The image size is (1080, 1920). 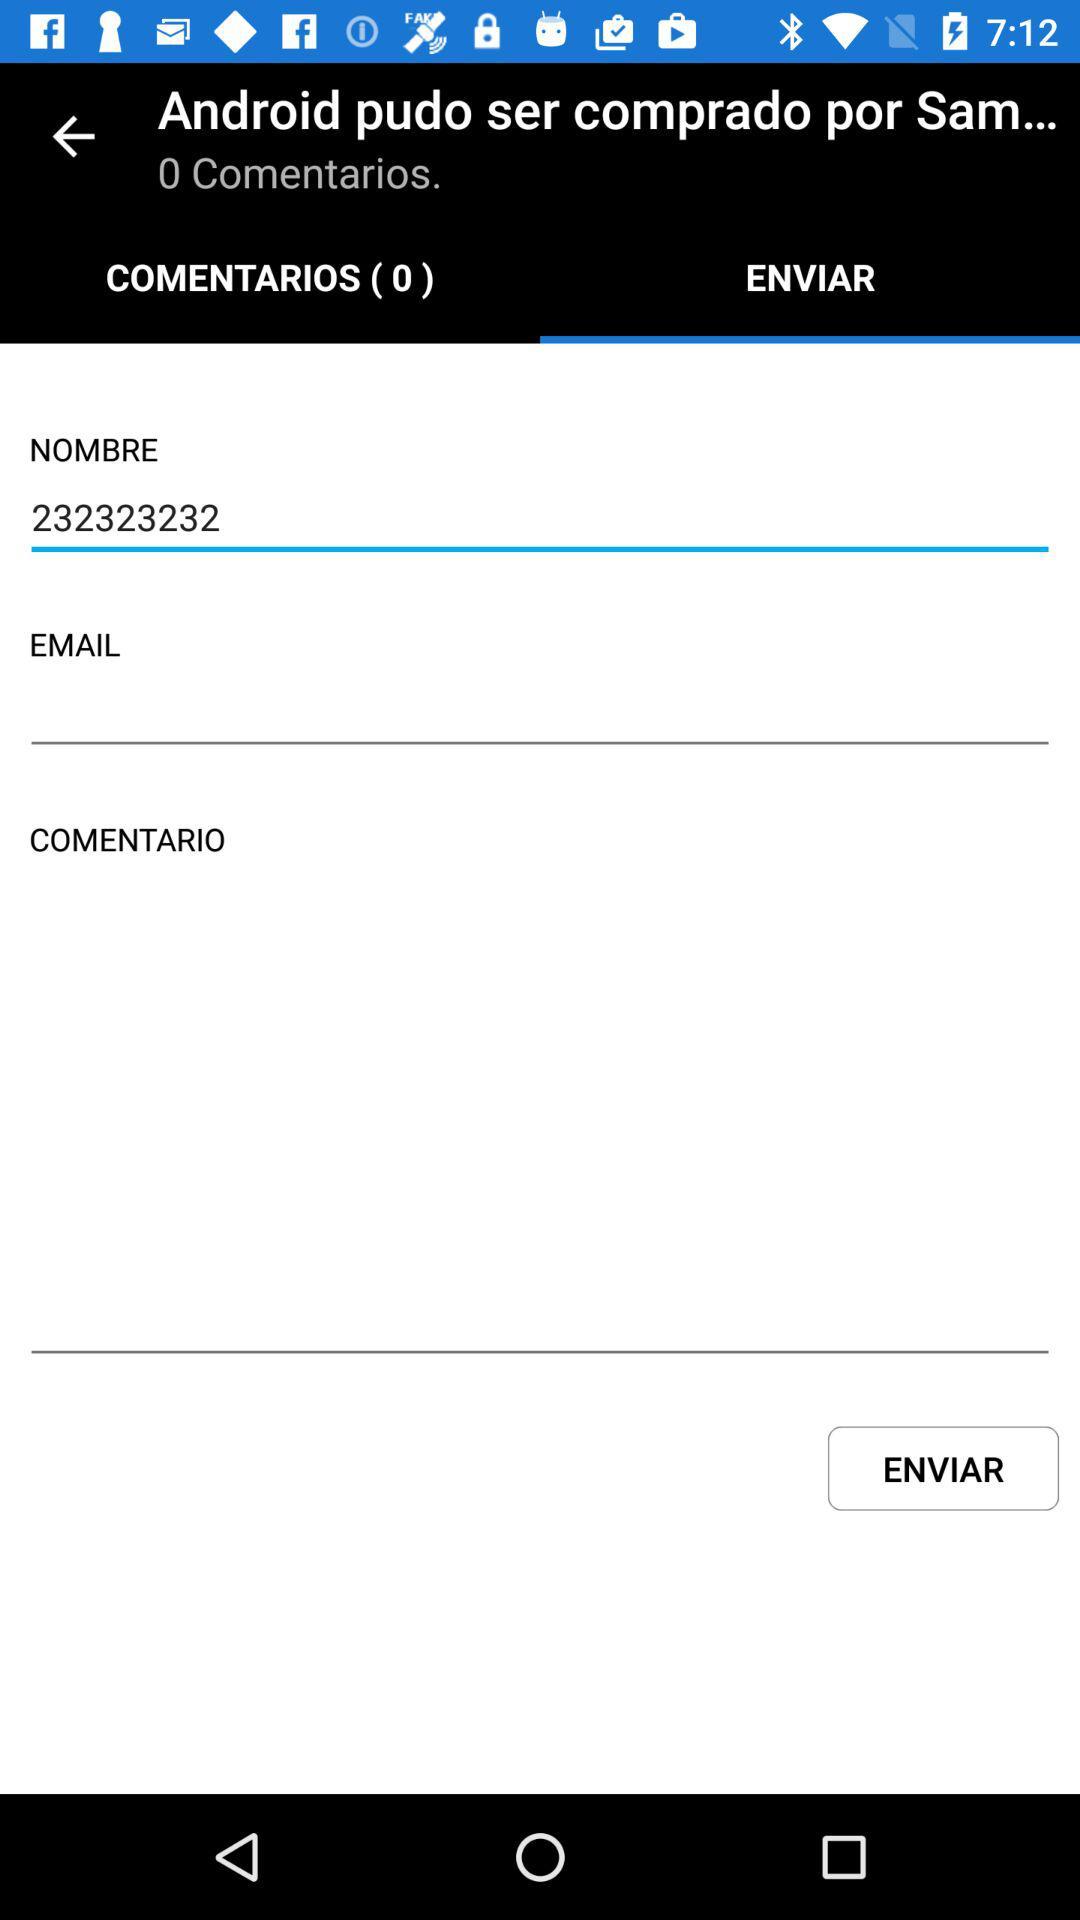 What do you see at coordinates (540, 520) in the screenshot?
I see `the icon below nombre icon` at bounding box center [540, 520].